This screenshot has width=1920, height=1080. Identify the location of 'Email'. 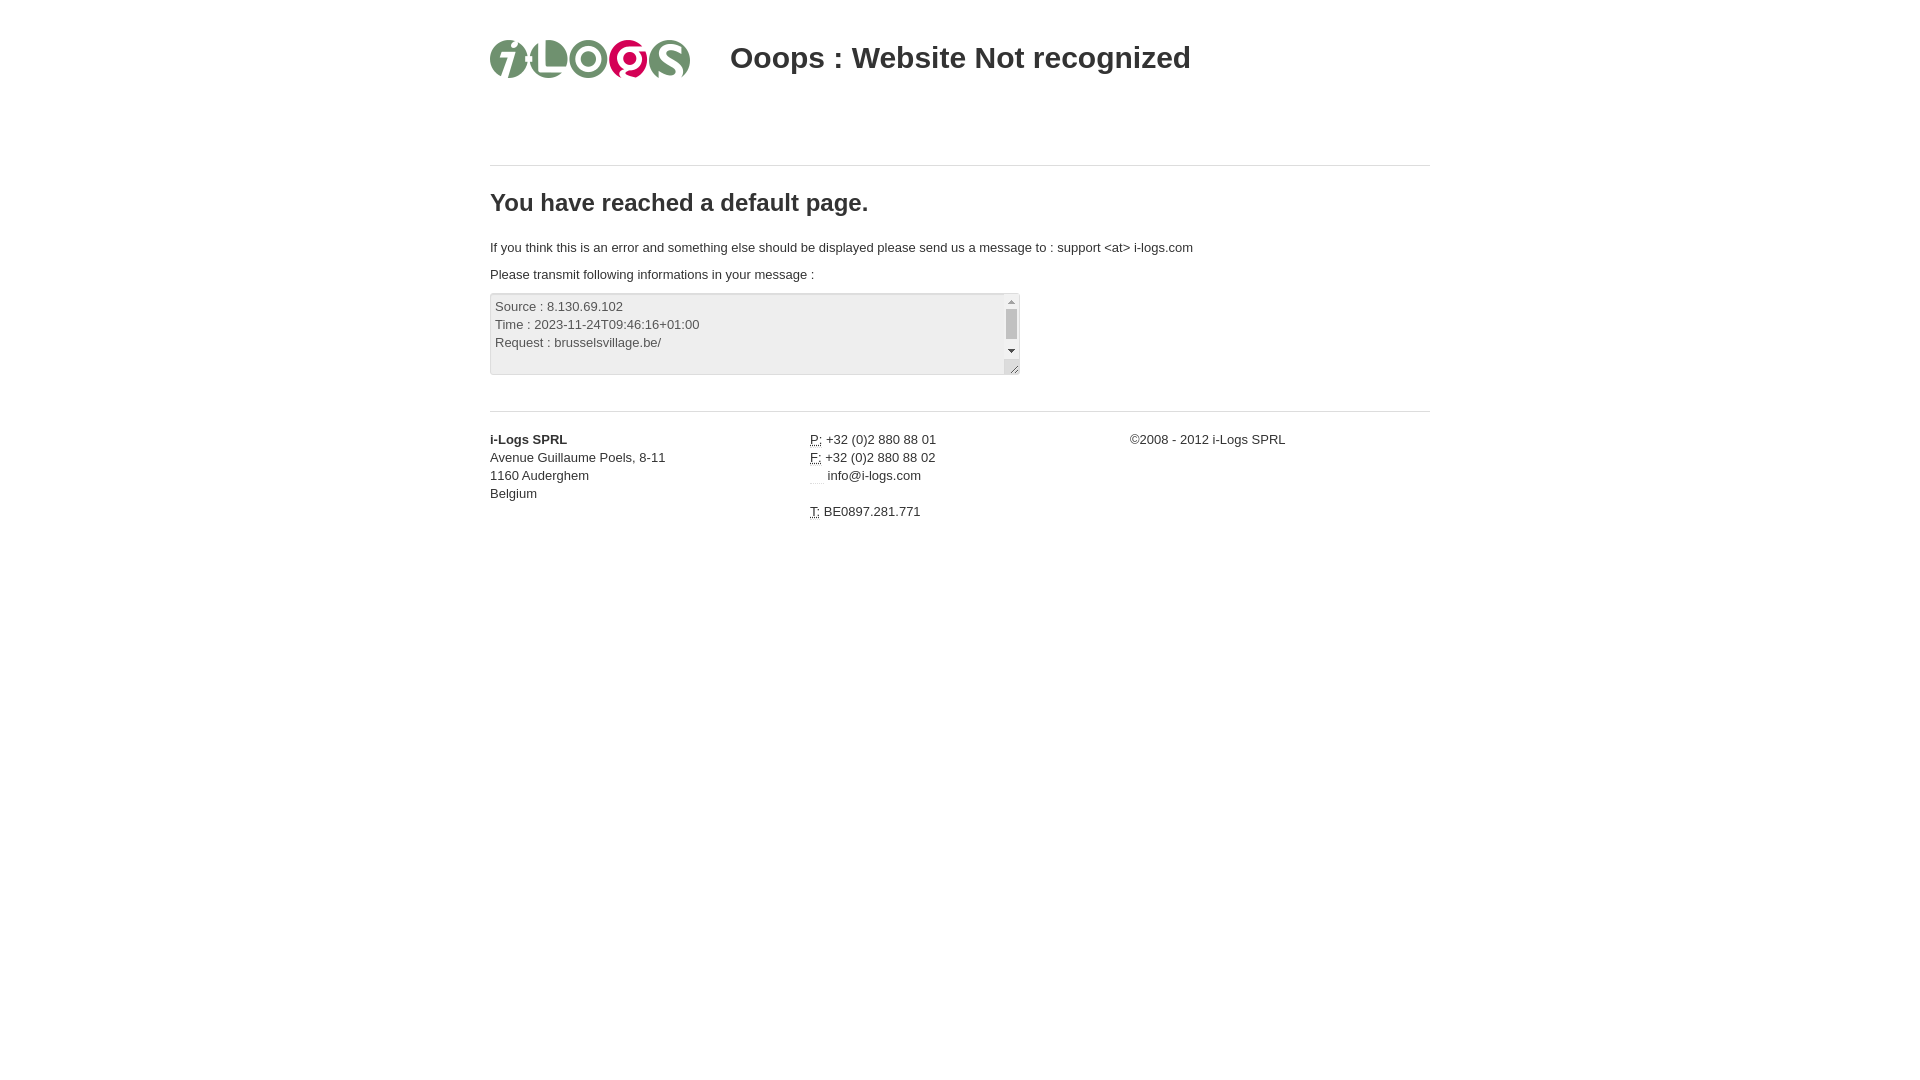
(816, 475).